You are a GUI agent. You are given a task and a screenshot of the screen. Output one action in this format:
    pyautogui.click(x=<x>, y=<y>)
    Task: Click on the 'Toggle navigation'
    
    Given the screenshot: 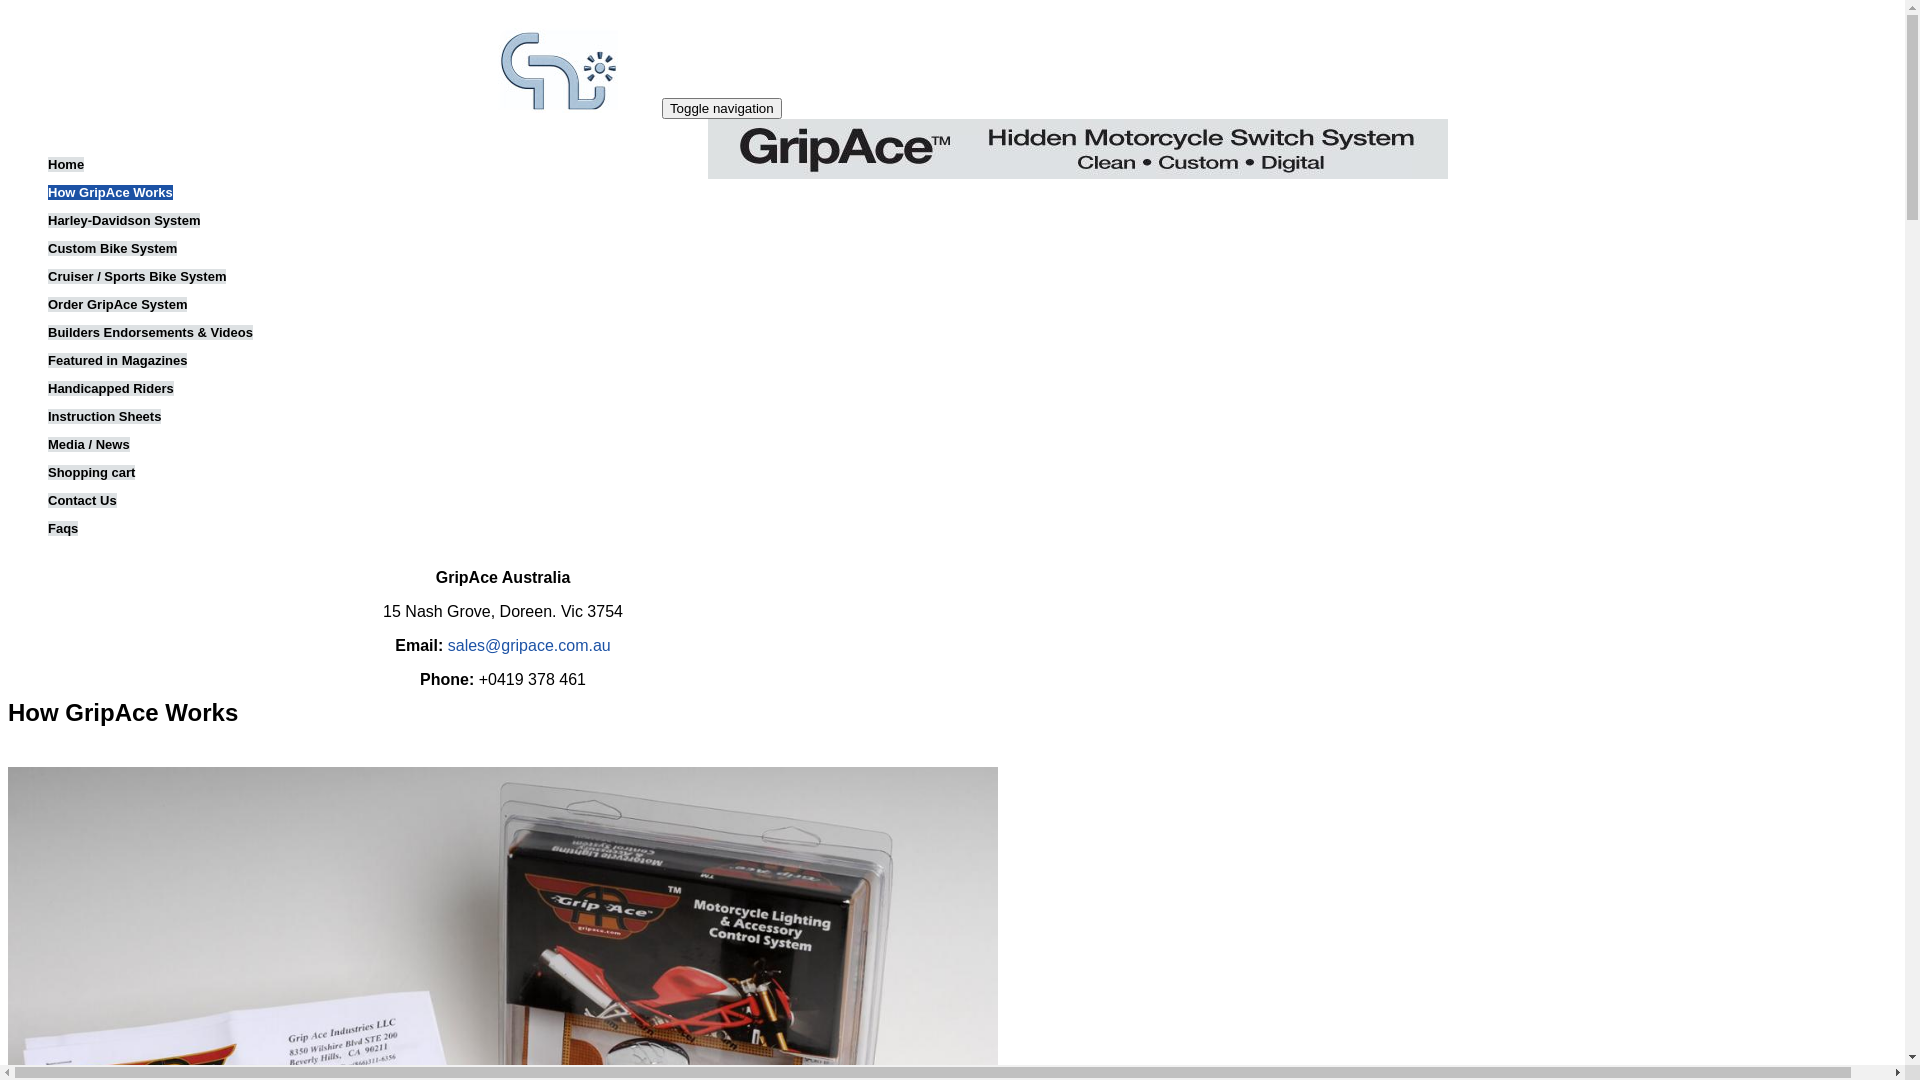 What is the action you would take?
    pyautogui.click(x=662, y=108)
    